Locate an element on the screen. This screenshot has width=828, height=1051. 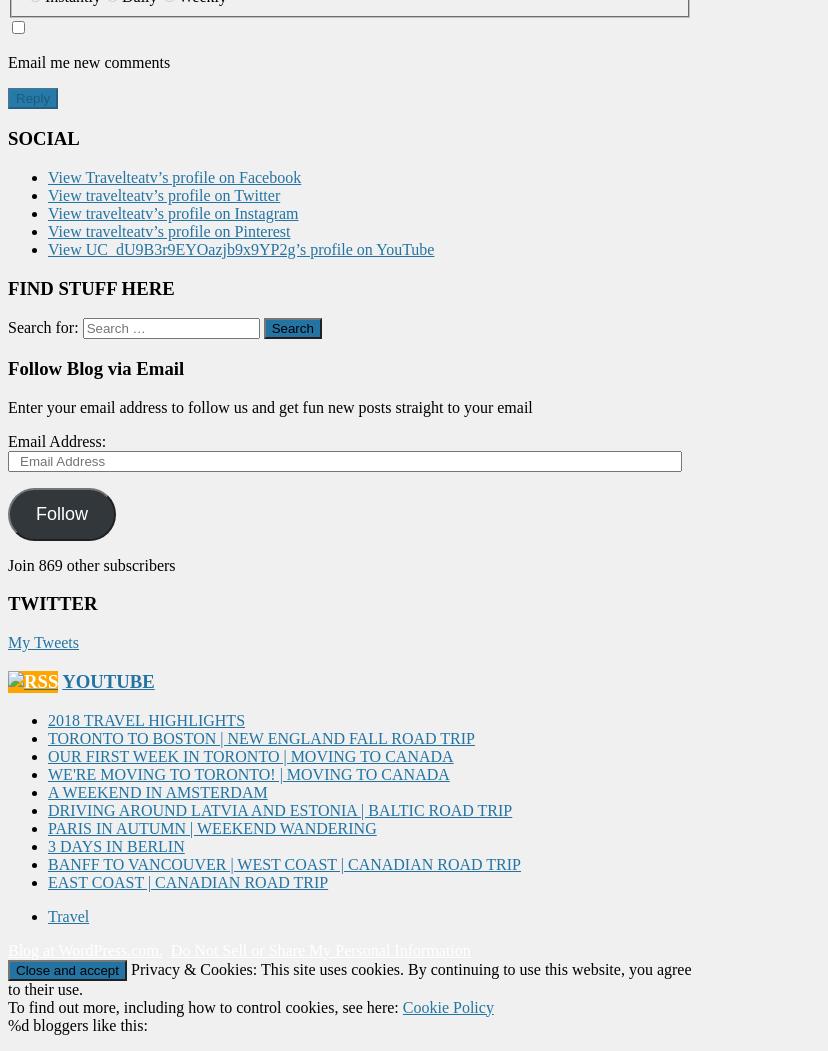
'My Tweets' is located at coordinates (8, 641).